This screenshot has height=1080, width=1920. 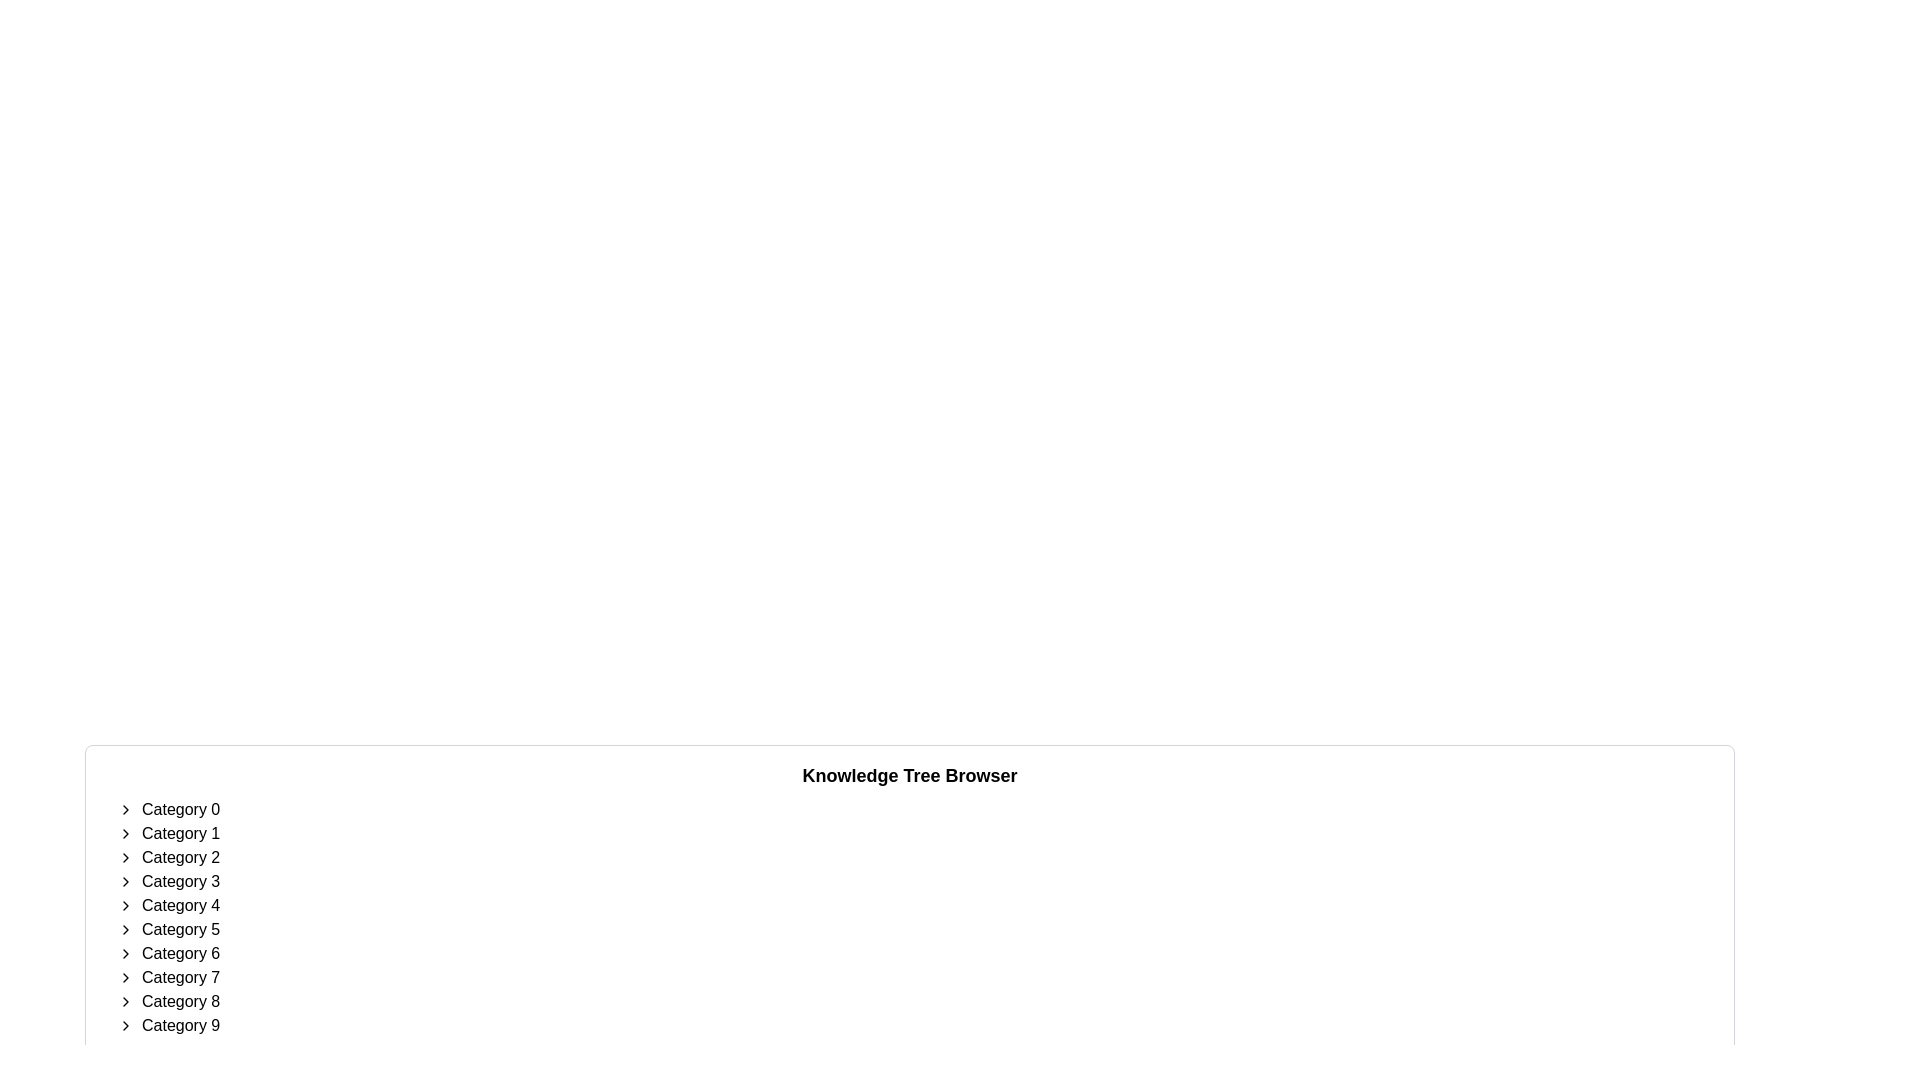 I want to click on the icon that serves as an indicator for expanding or collapsing content related to 'Category 5', located to the left of the 'Category 5' text, so click(x=124, y=929).